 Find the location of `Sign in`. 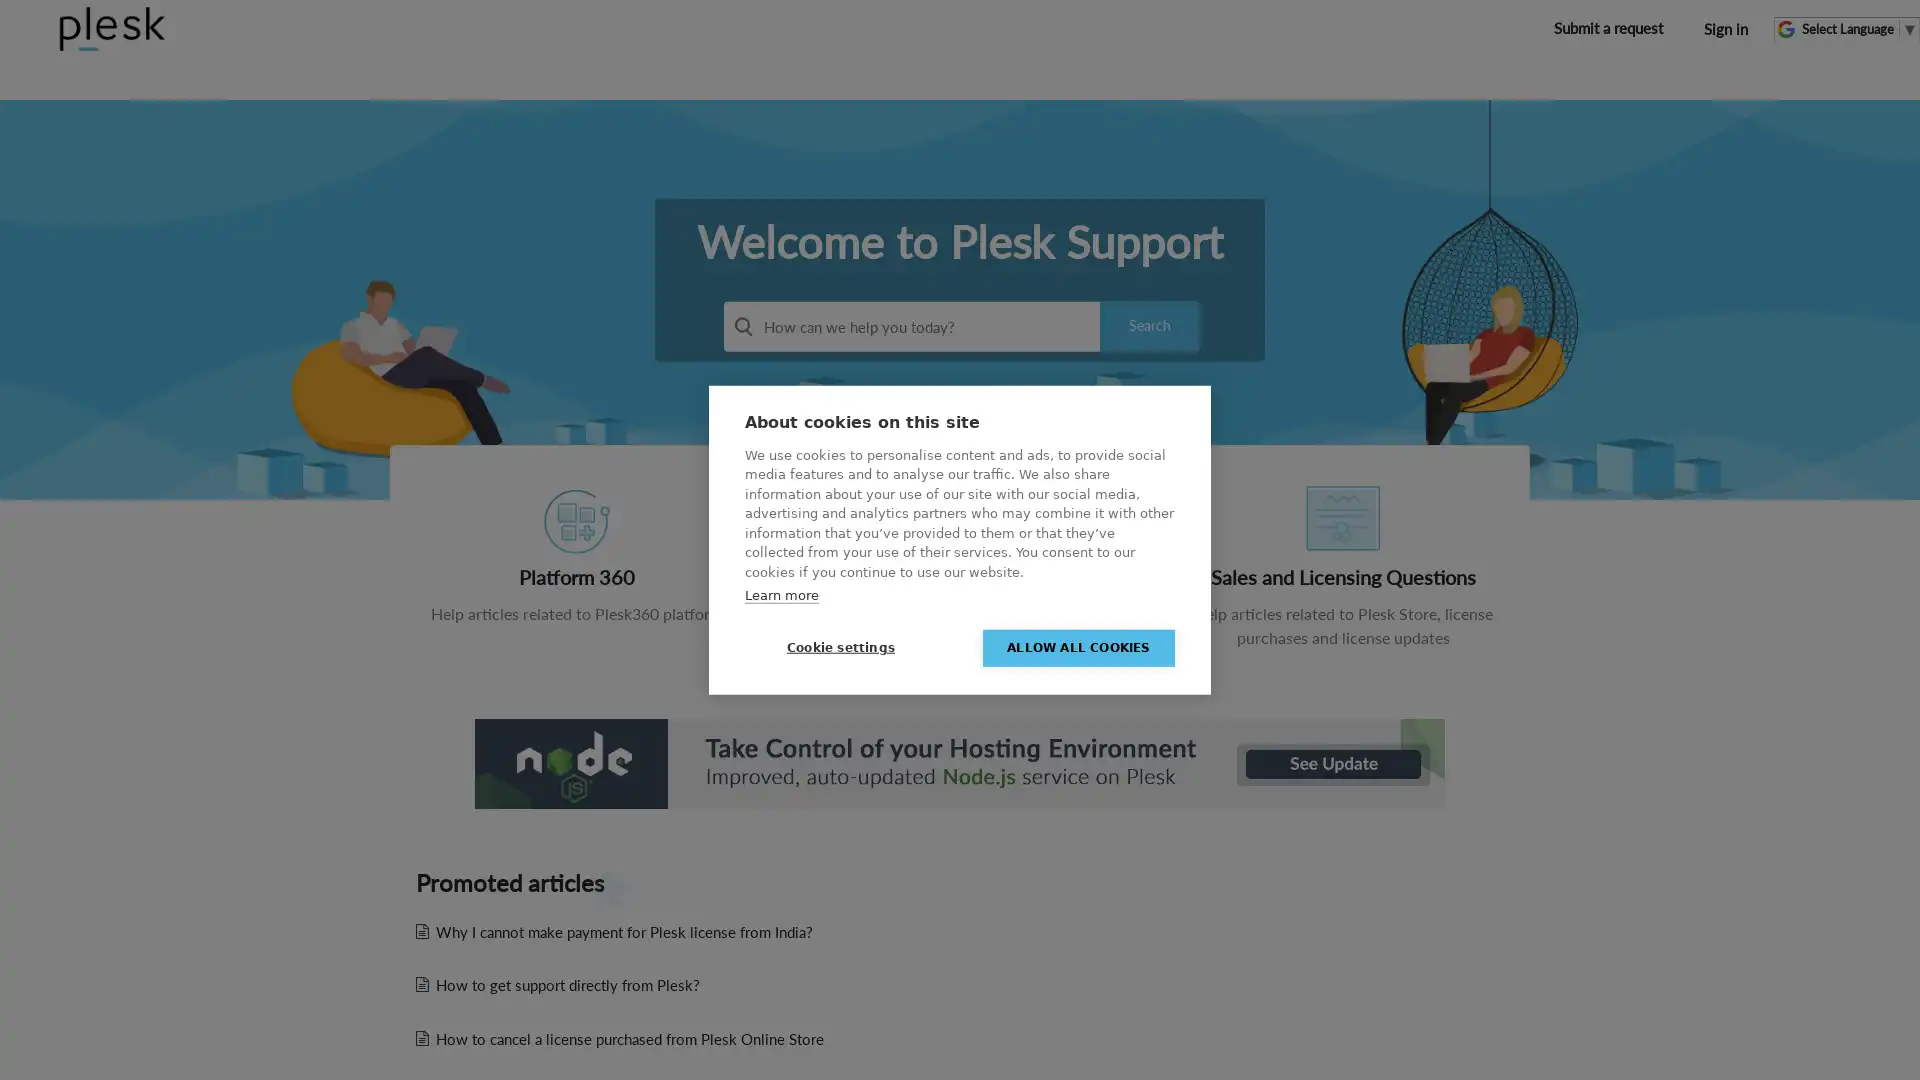

Sign in is located at coordinates (1725, 29).